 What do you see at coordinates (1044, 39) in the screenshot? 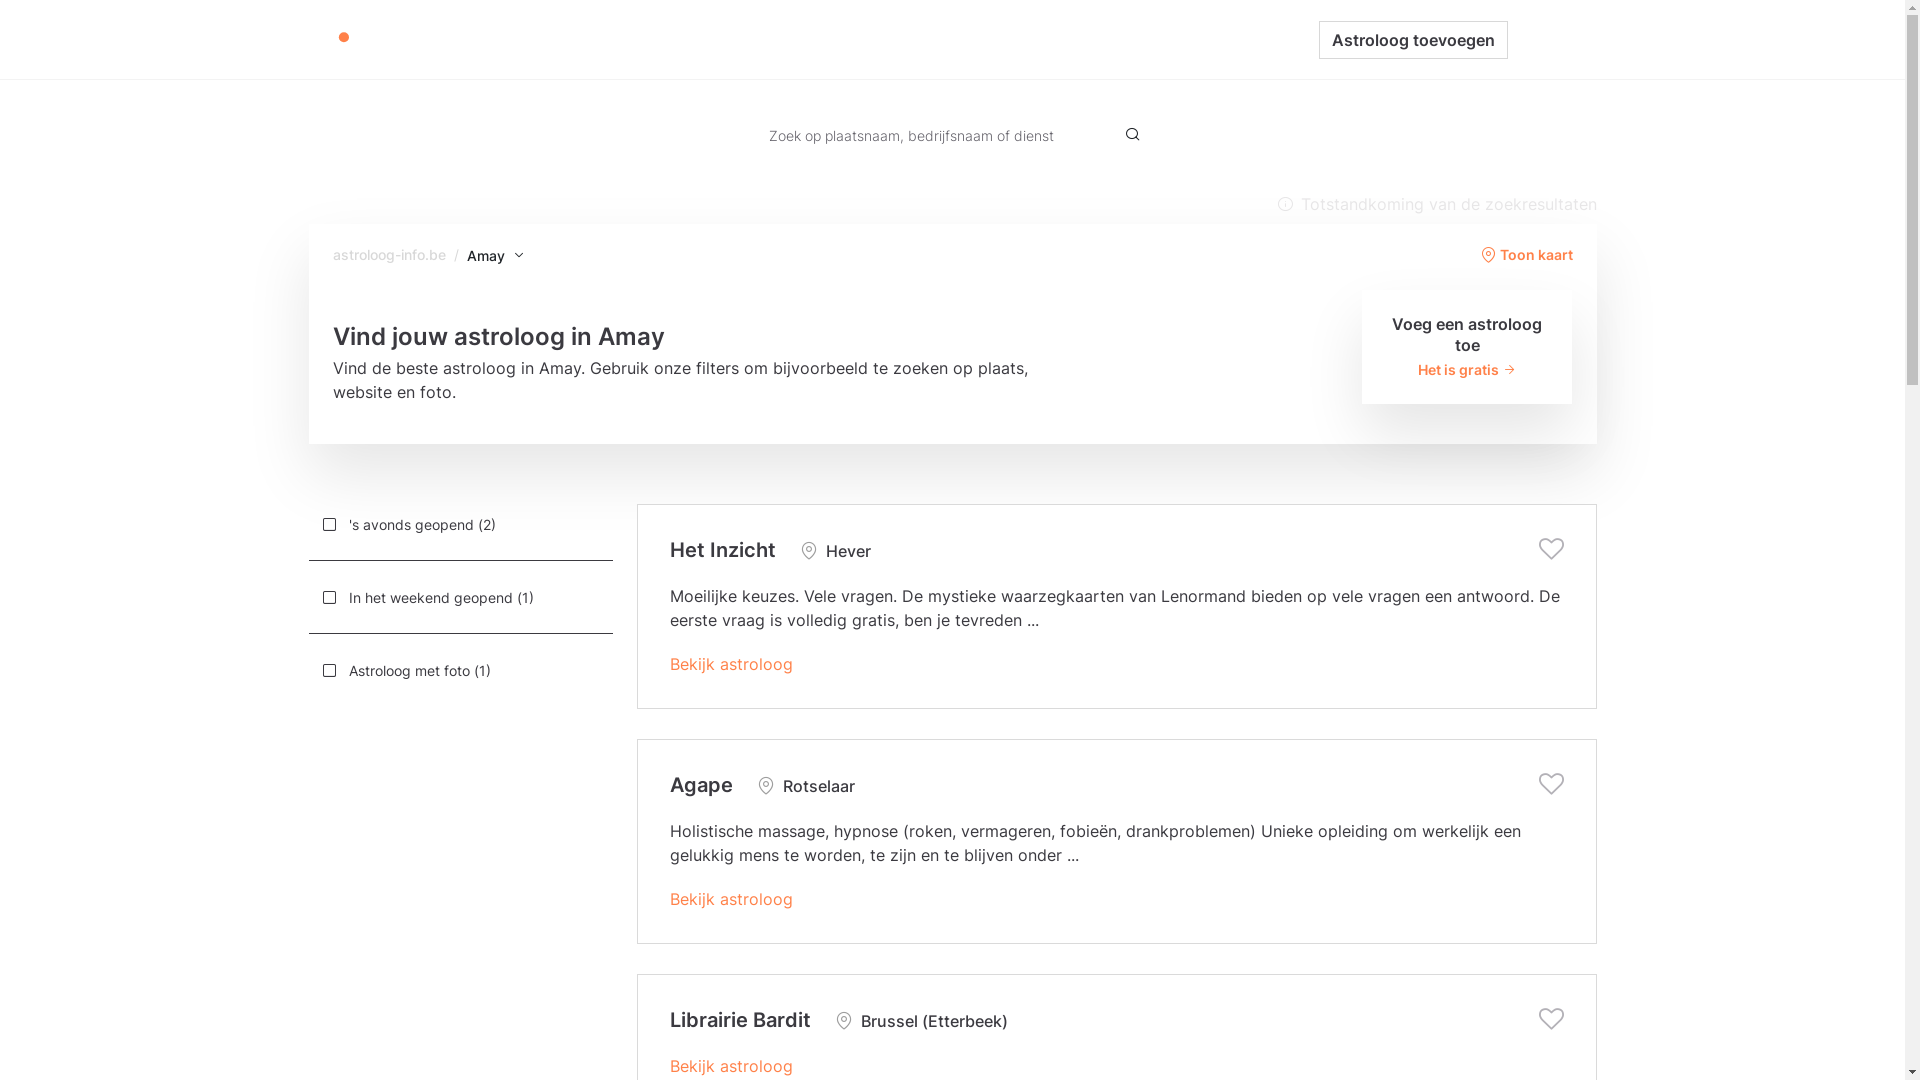
I see `'Vraagbaak'` at bounding box center [1044, 39].